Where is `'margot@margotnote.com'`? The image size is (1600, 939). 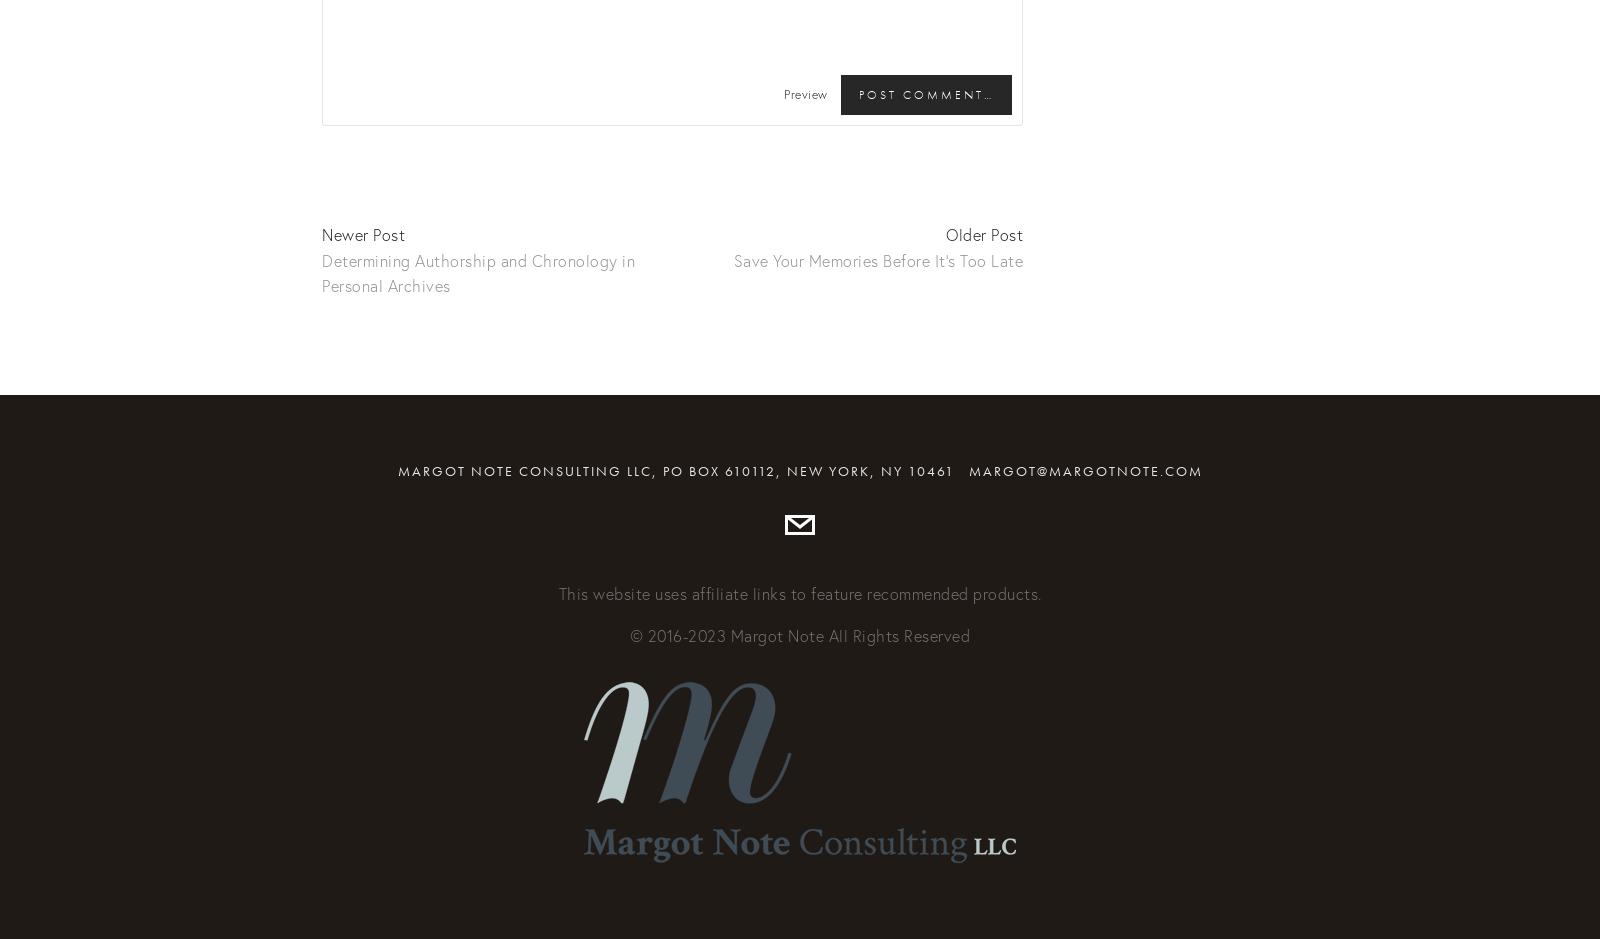
'margot@margotnote.com' is located at coordinates (1084, 469).